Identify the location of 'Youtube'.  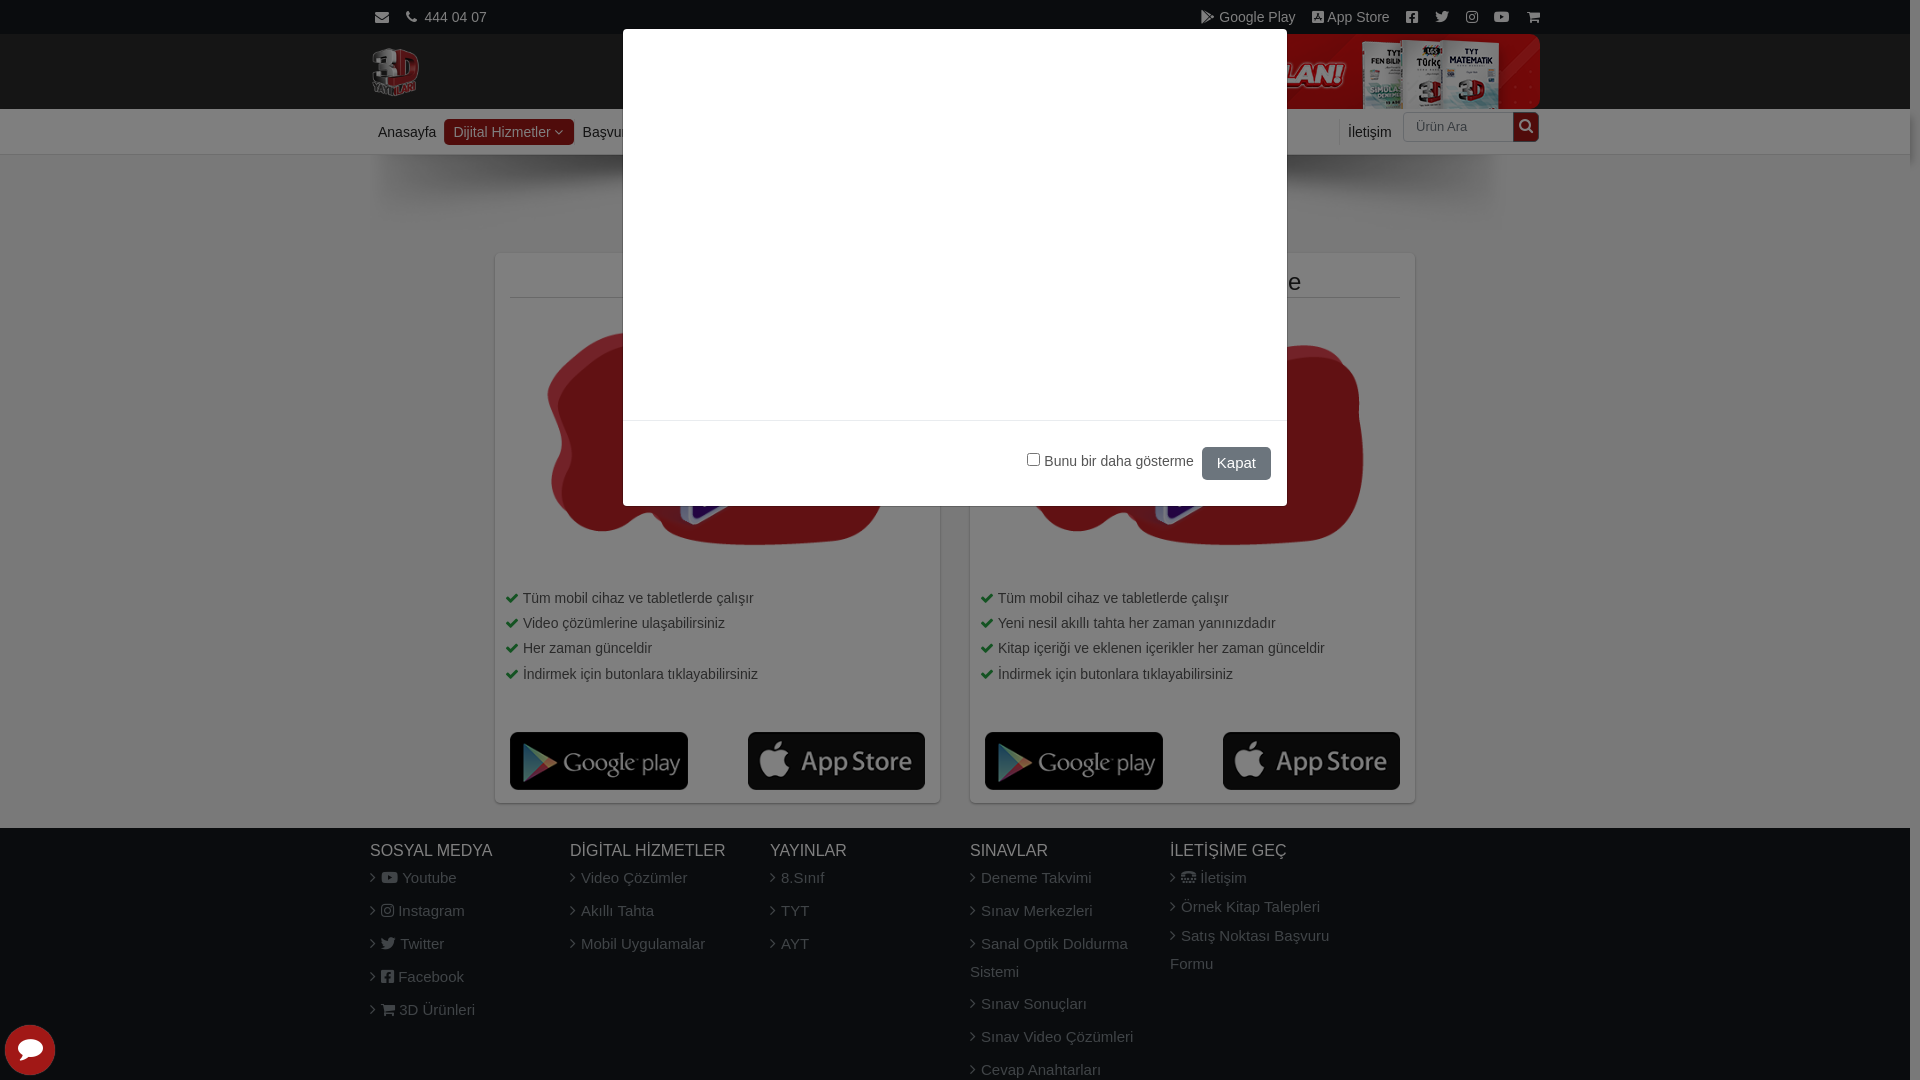
(412, 876).